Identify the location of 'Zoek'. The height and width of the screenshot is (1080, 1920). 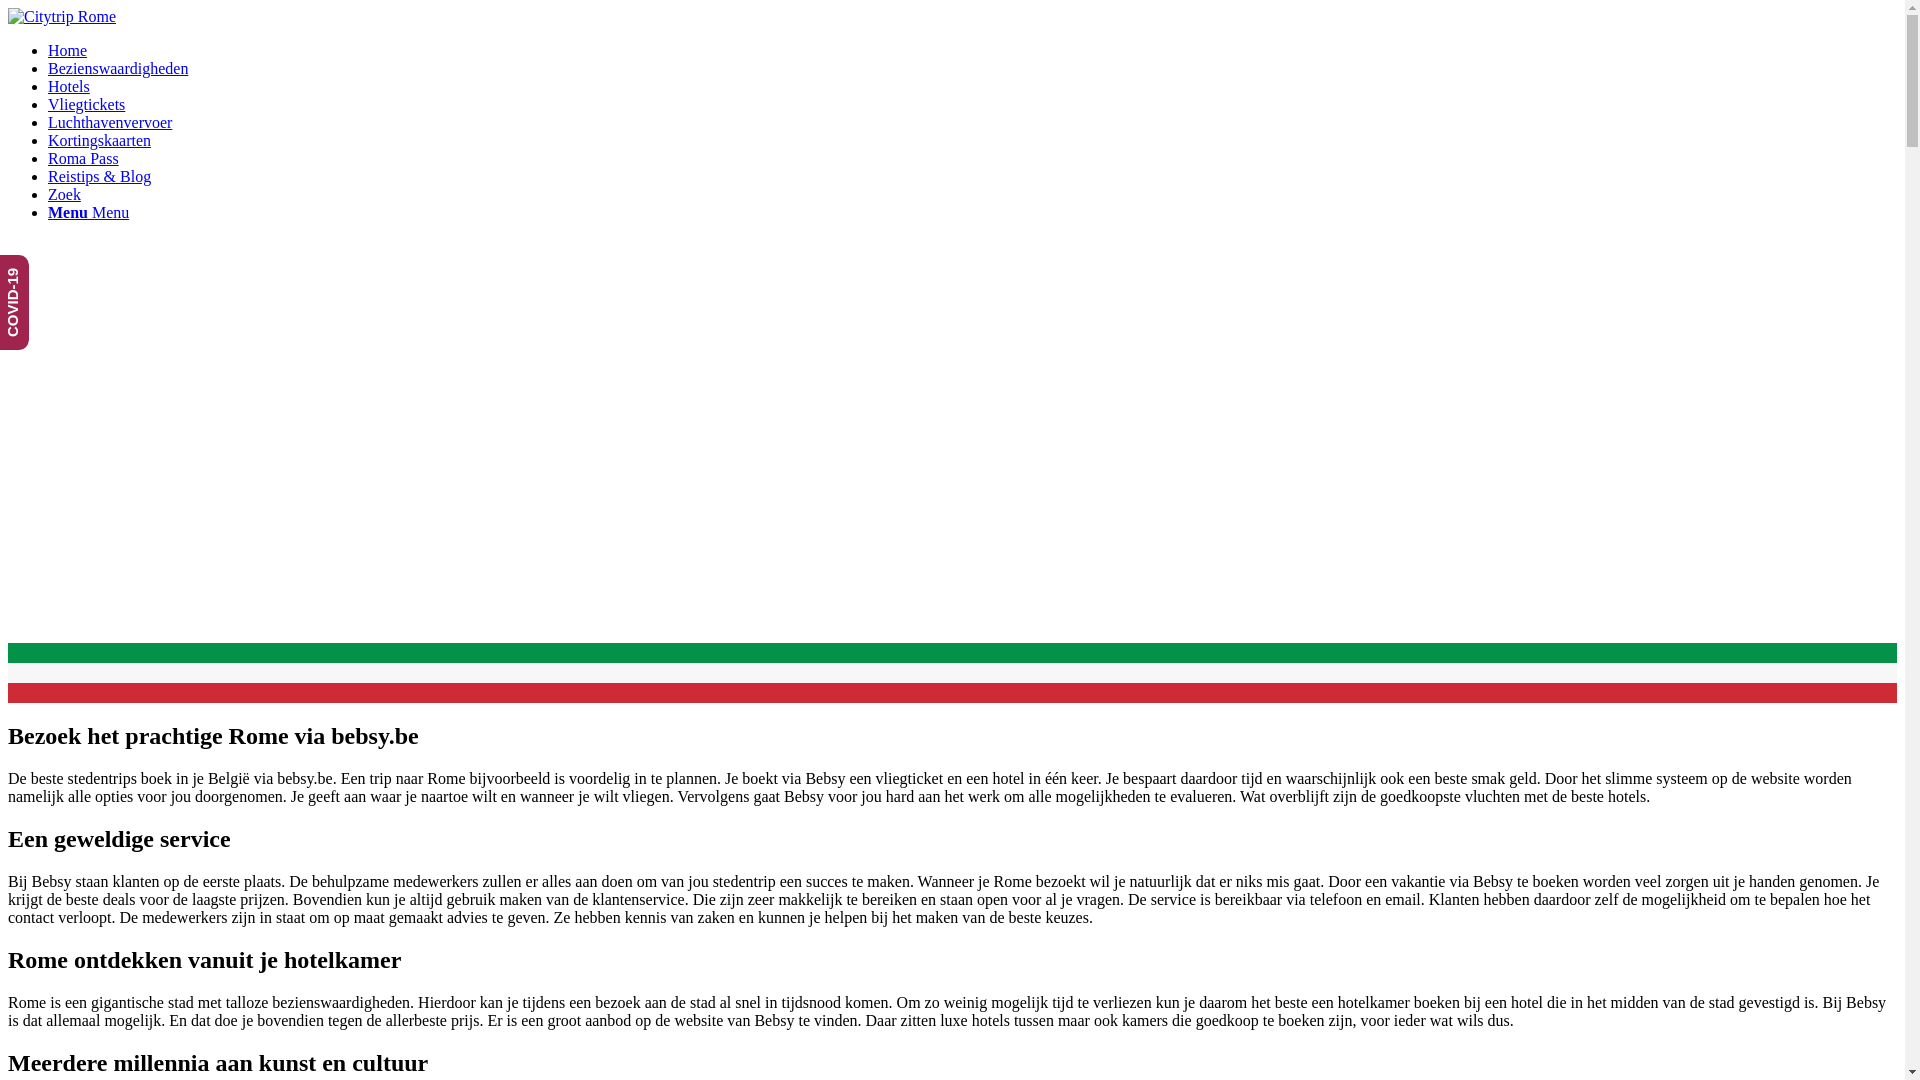
(64, 194).